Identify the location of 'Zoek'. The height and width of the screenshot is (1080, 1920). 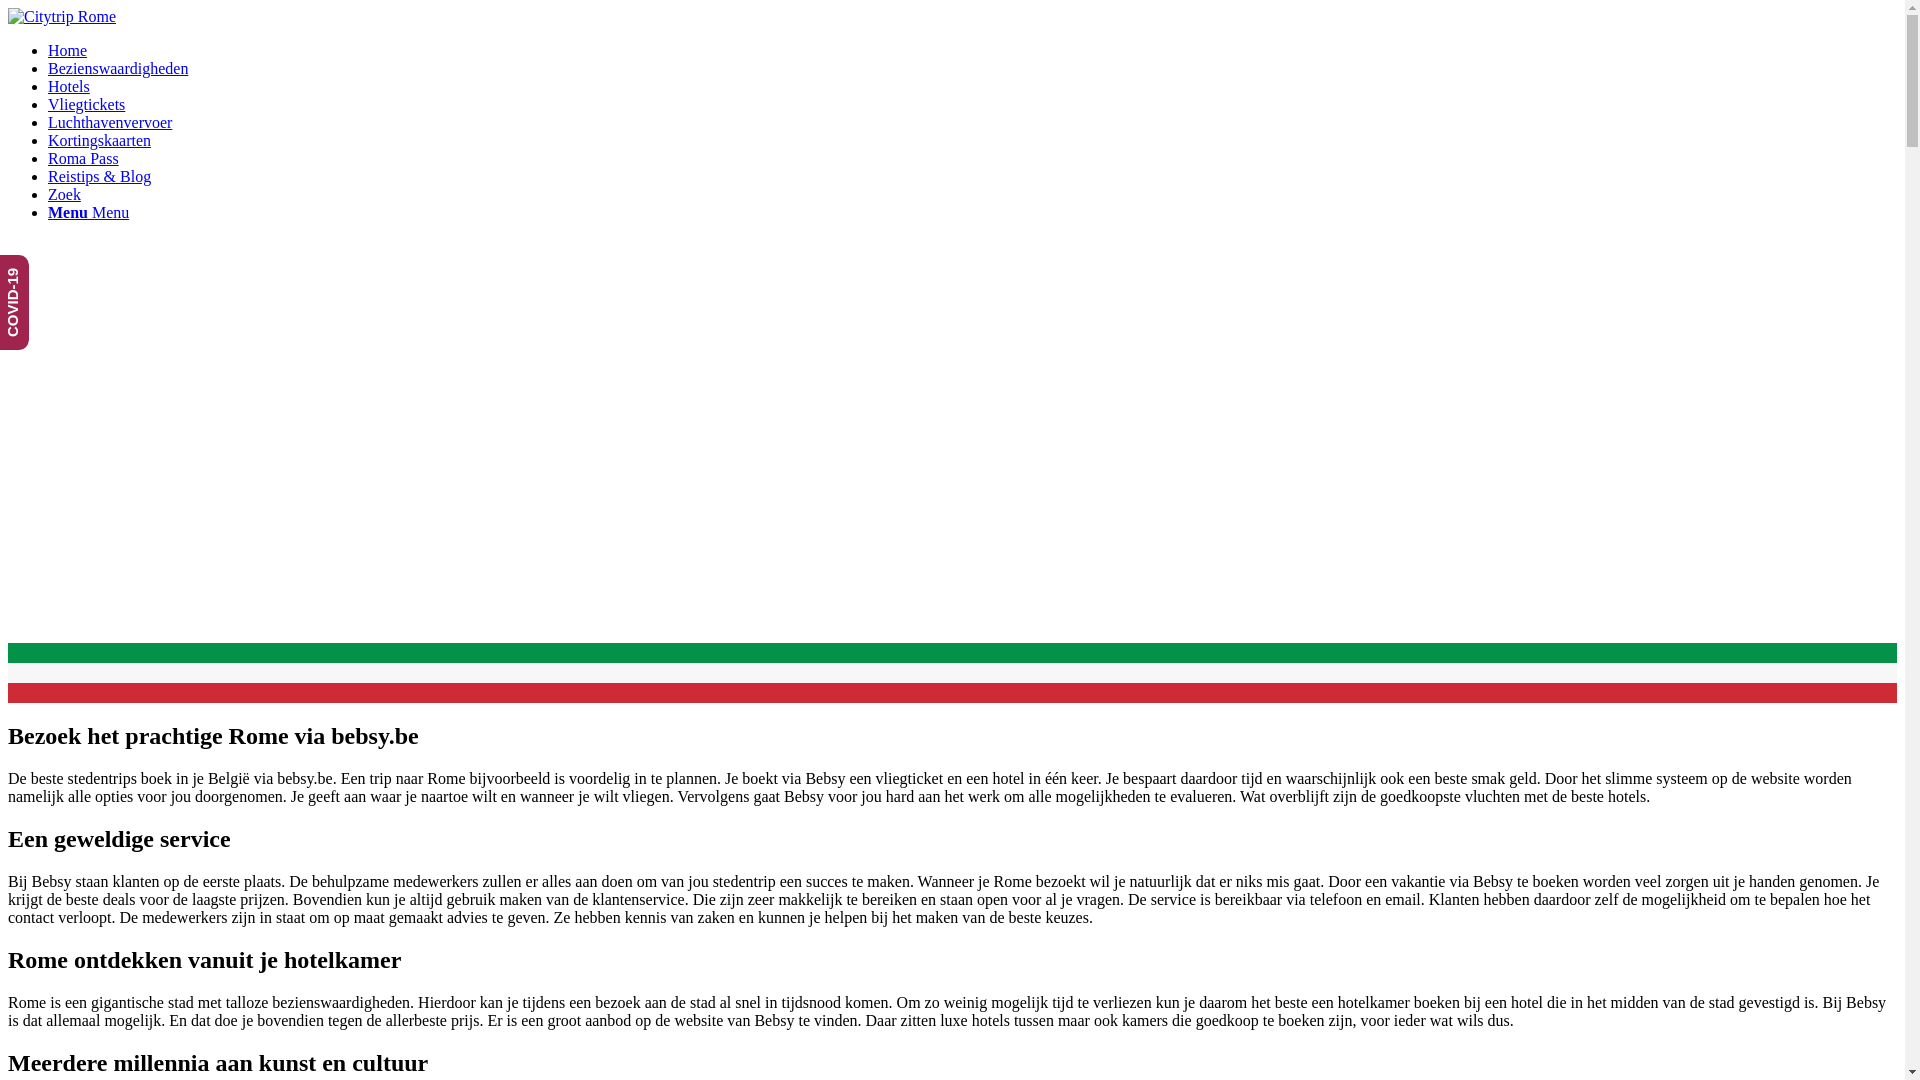
(64, 194).